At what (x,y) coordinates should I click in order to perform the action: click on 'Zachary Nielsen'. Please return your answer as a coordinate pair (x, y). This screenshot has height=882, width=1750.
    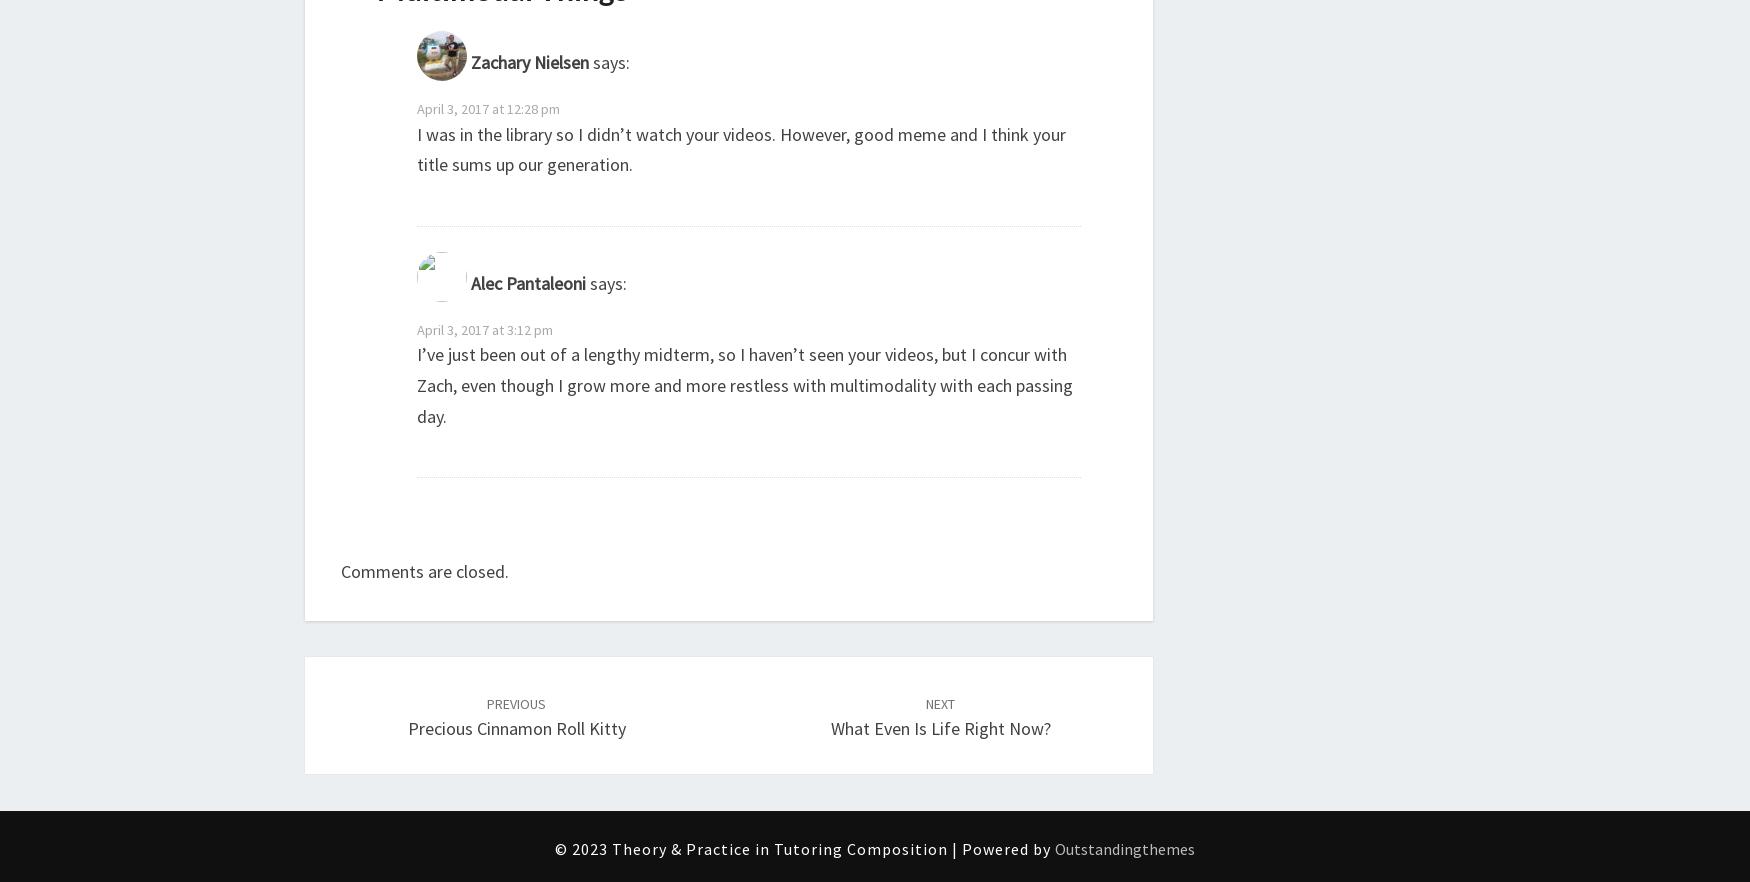
    Looking at the image, I should click on (470, 61).